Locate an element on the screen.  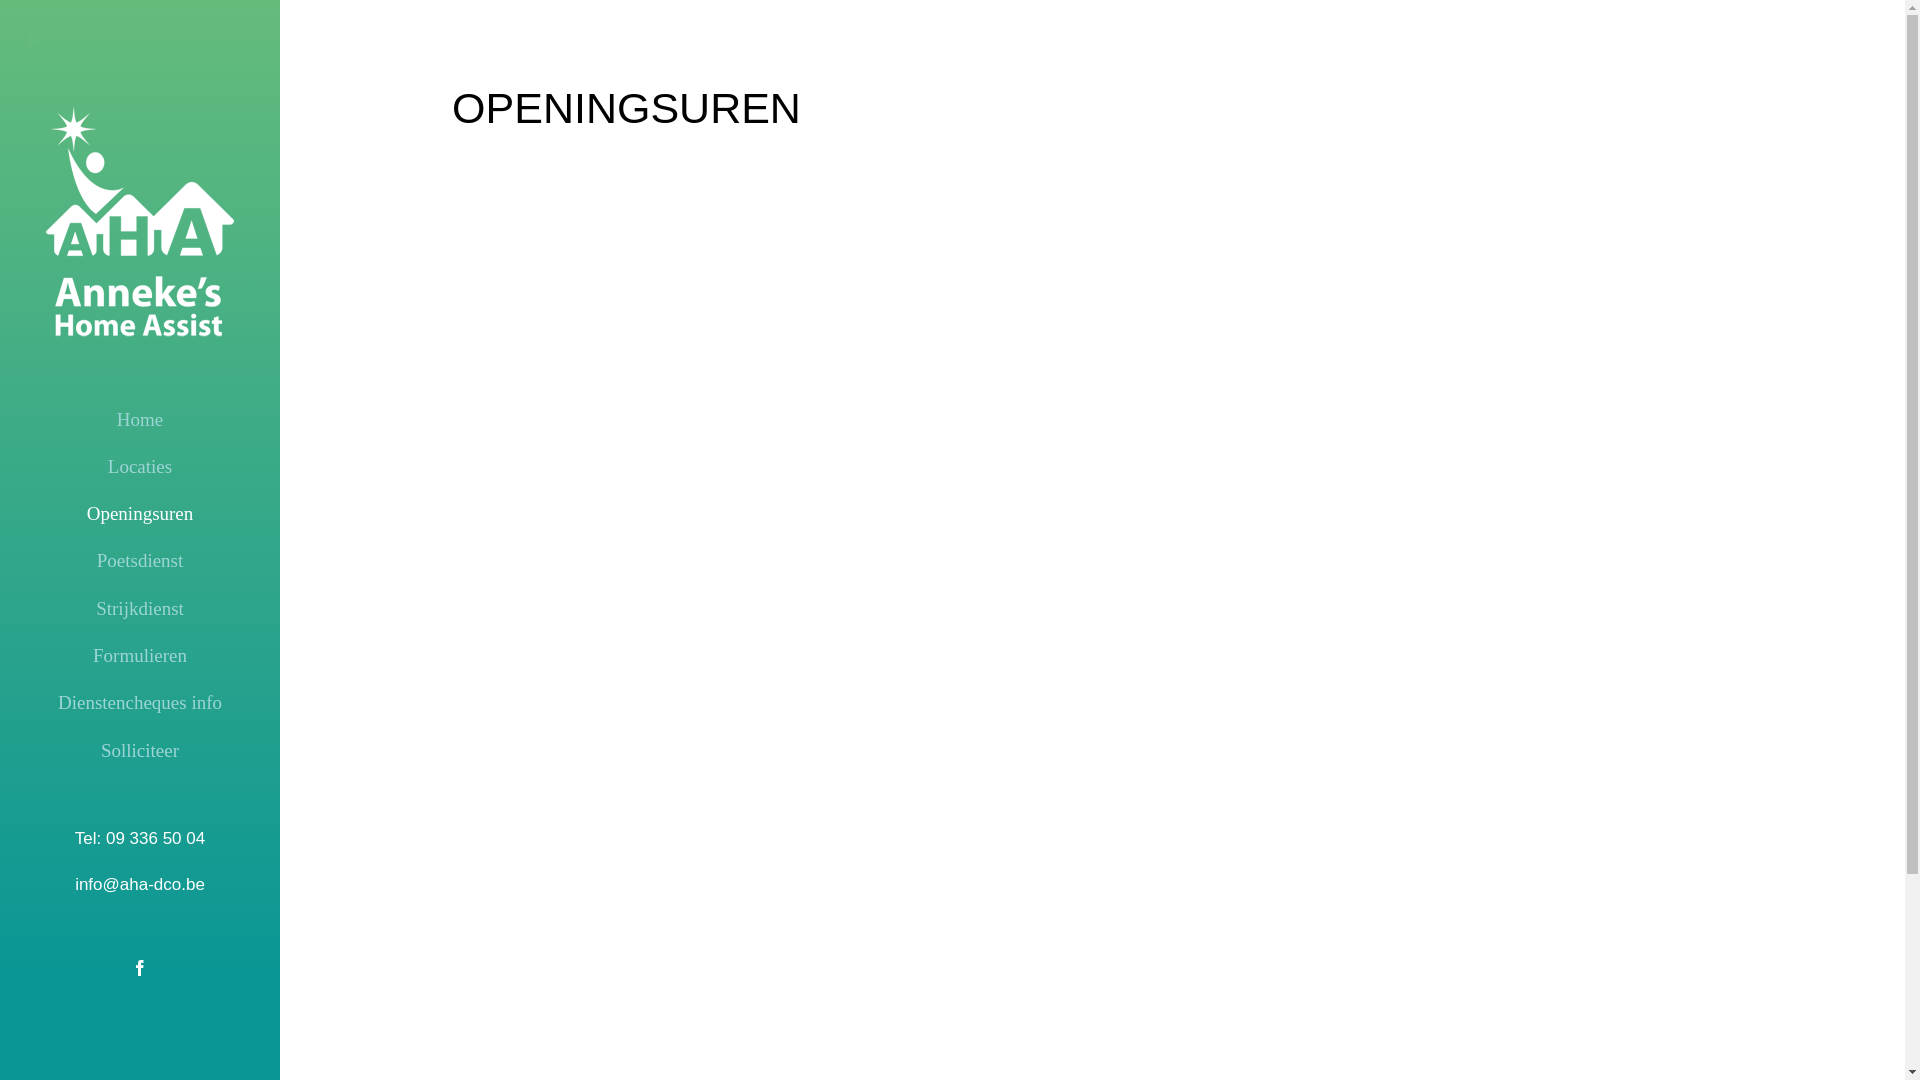
'info@aha-dco.be' is located at coordinates (138, 883).